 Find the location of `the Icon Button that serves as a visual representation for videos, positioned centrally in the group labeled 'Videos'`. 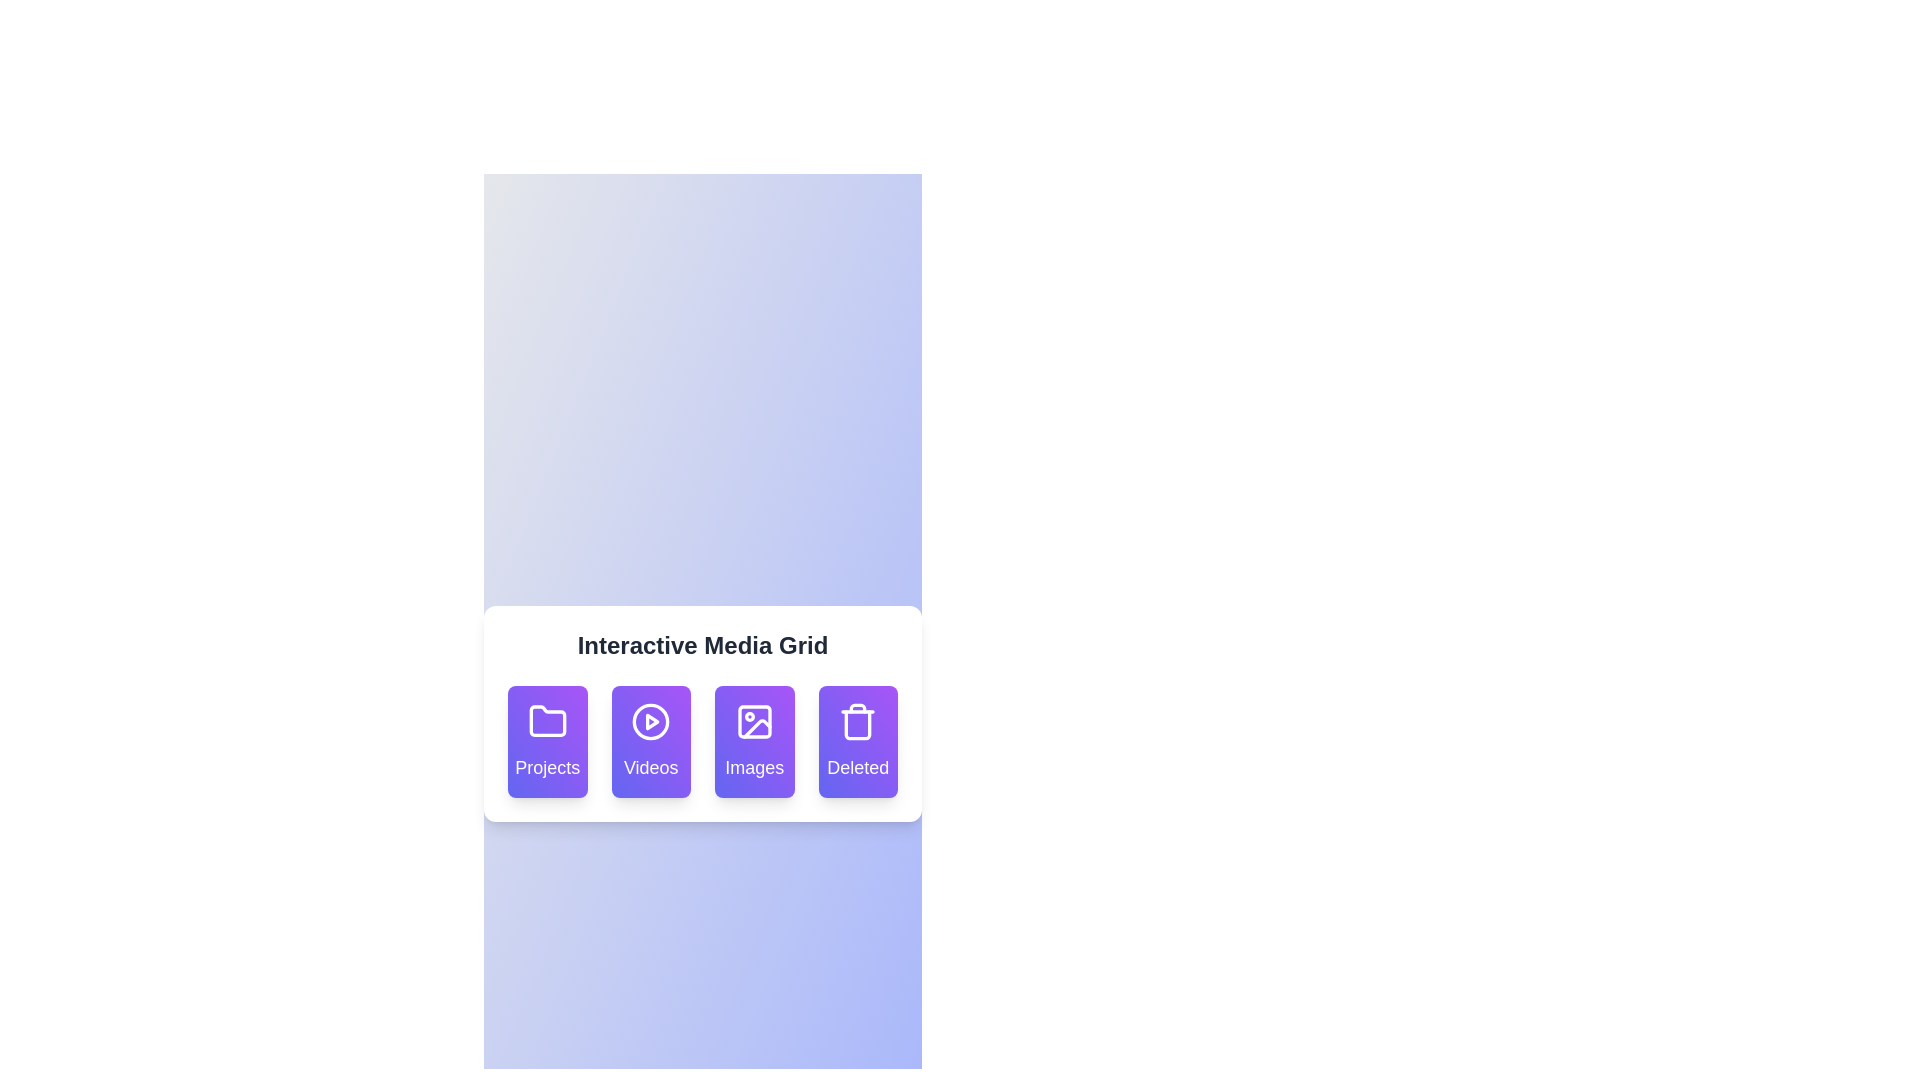

the Icon Button that serves as a visual representation for videos, positioned centrally in the group labeled 'Videos' is located at coordinates (651, 721).